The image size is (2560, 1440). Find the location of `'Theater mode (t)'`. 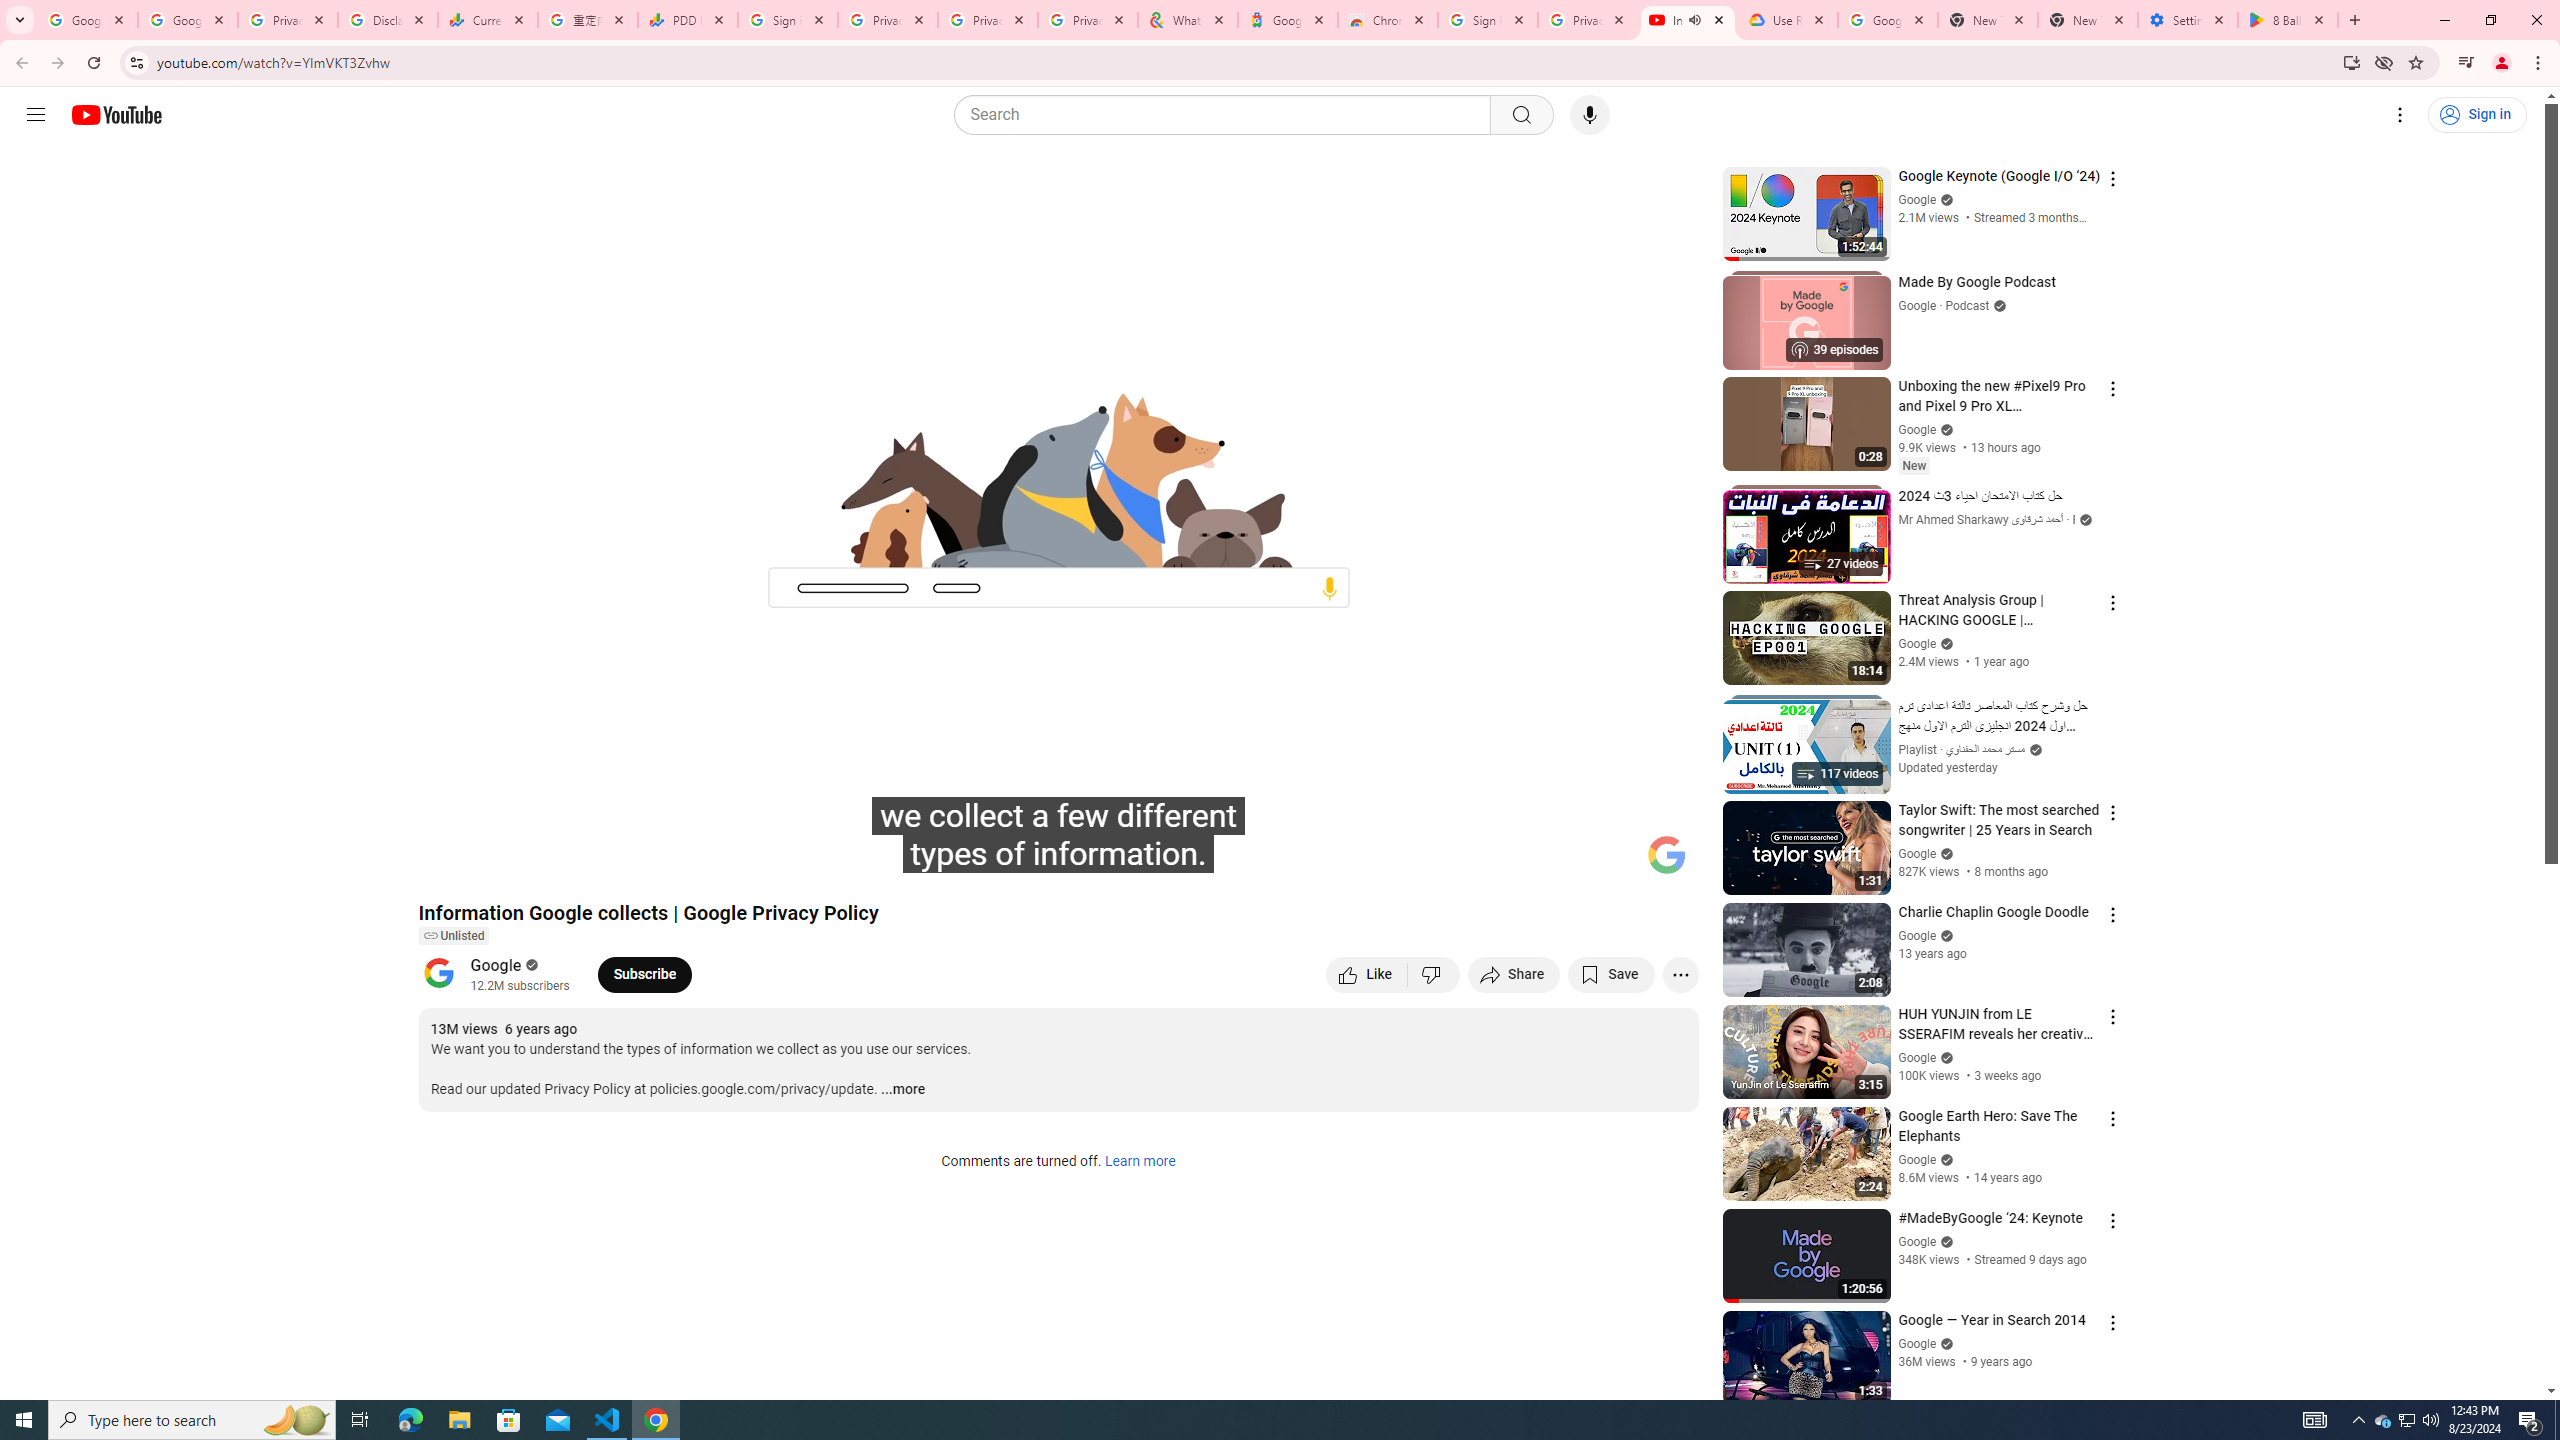

'Theater mode (t)' is located at coordinates (1614, 862).